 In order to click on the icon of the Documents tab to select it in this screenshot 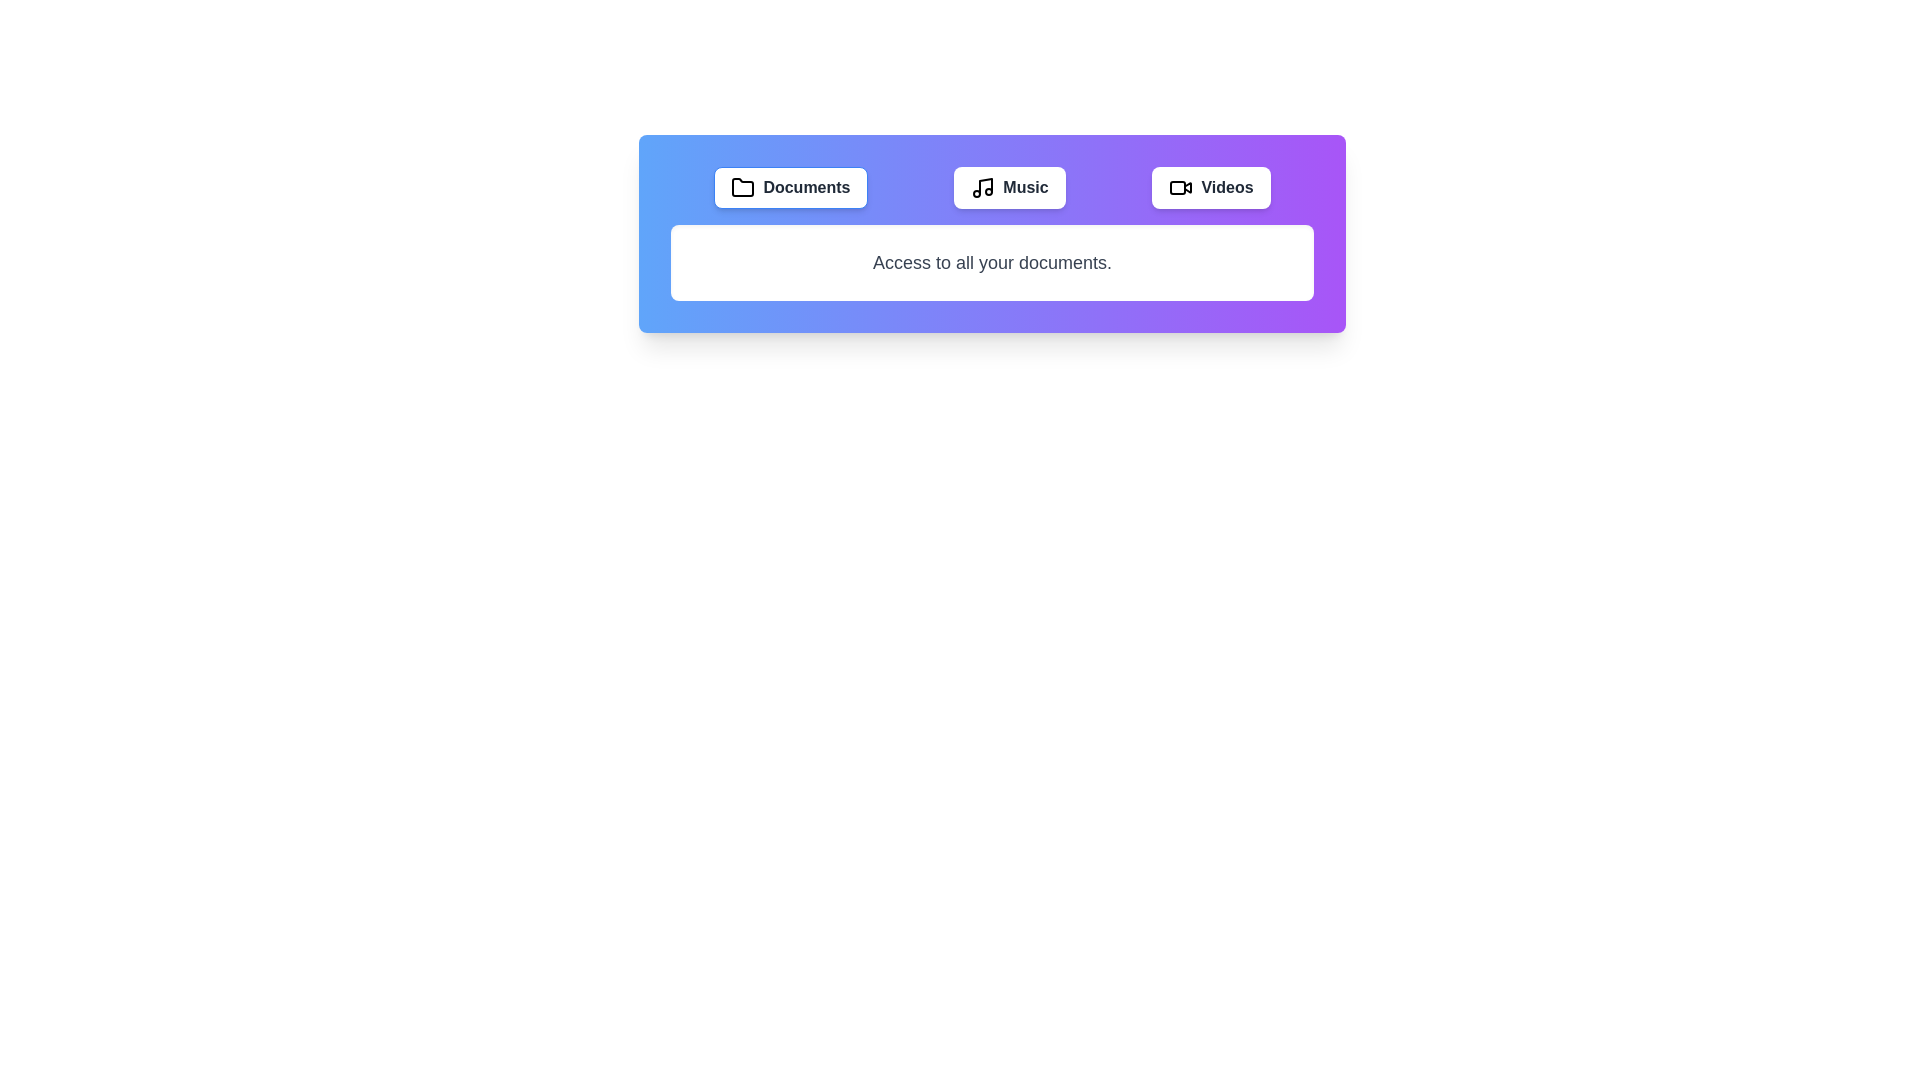, I will do `click(742, 188)`.